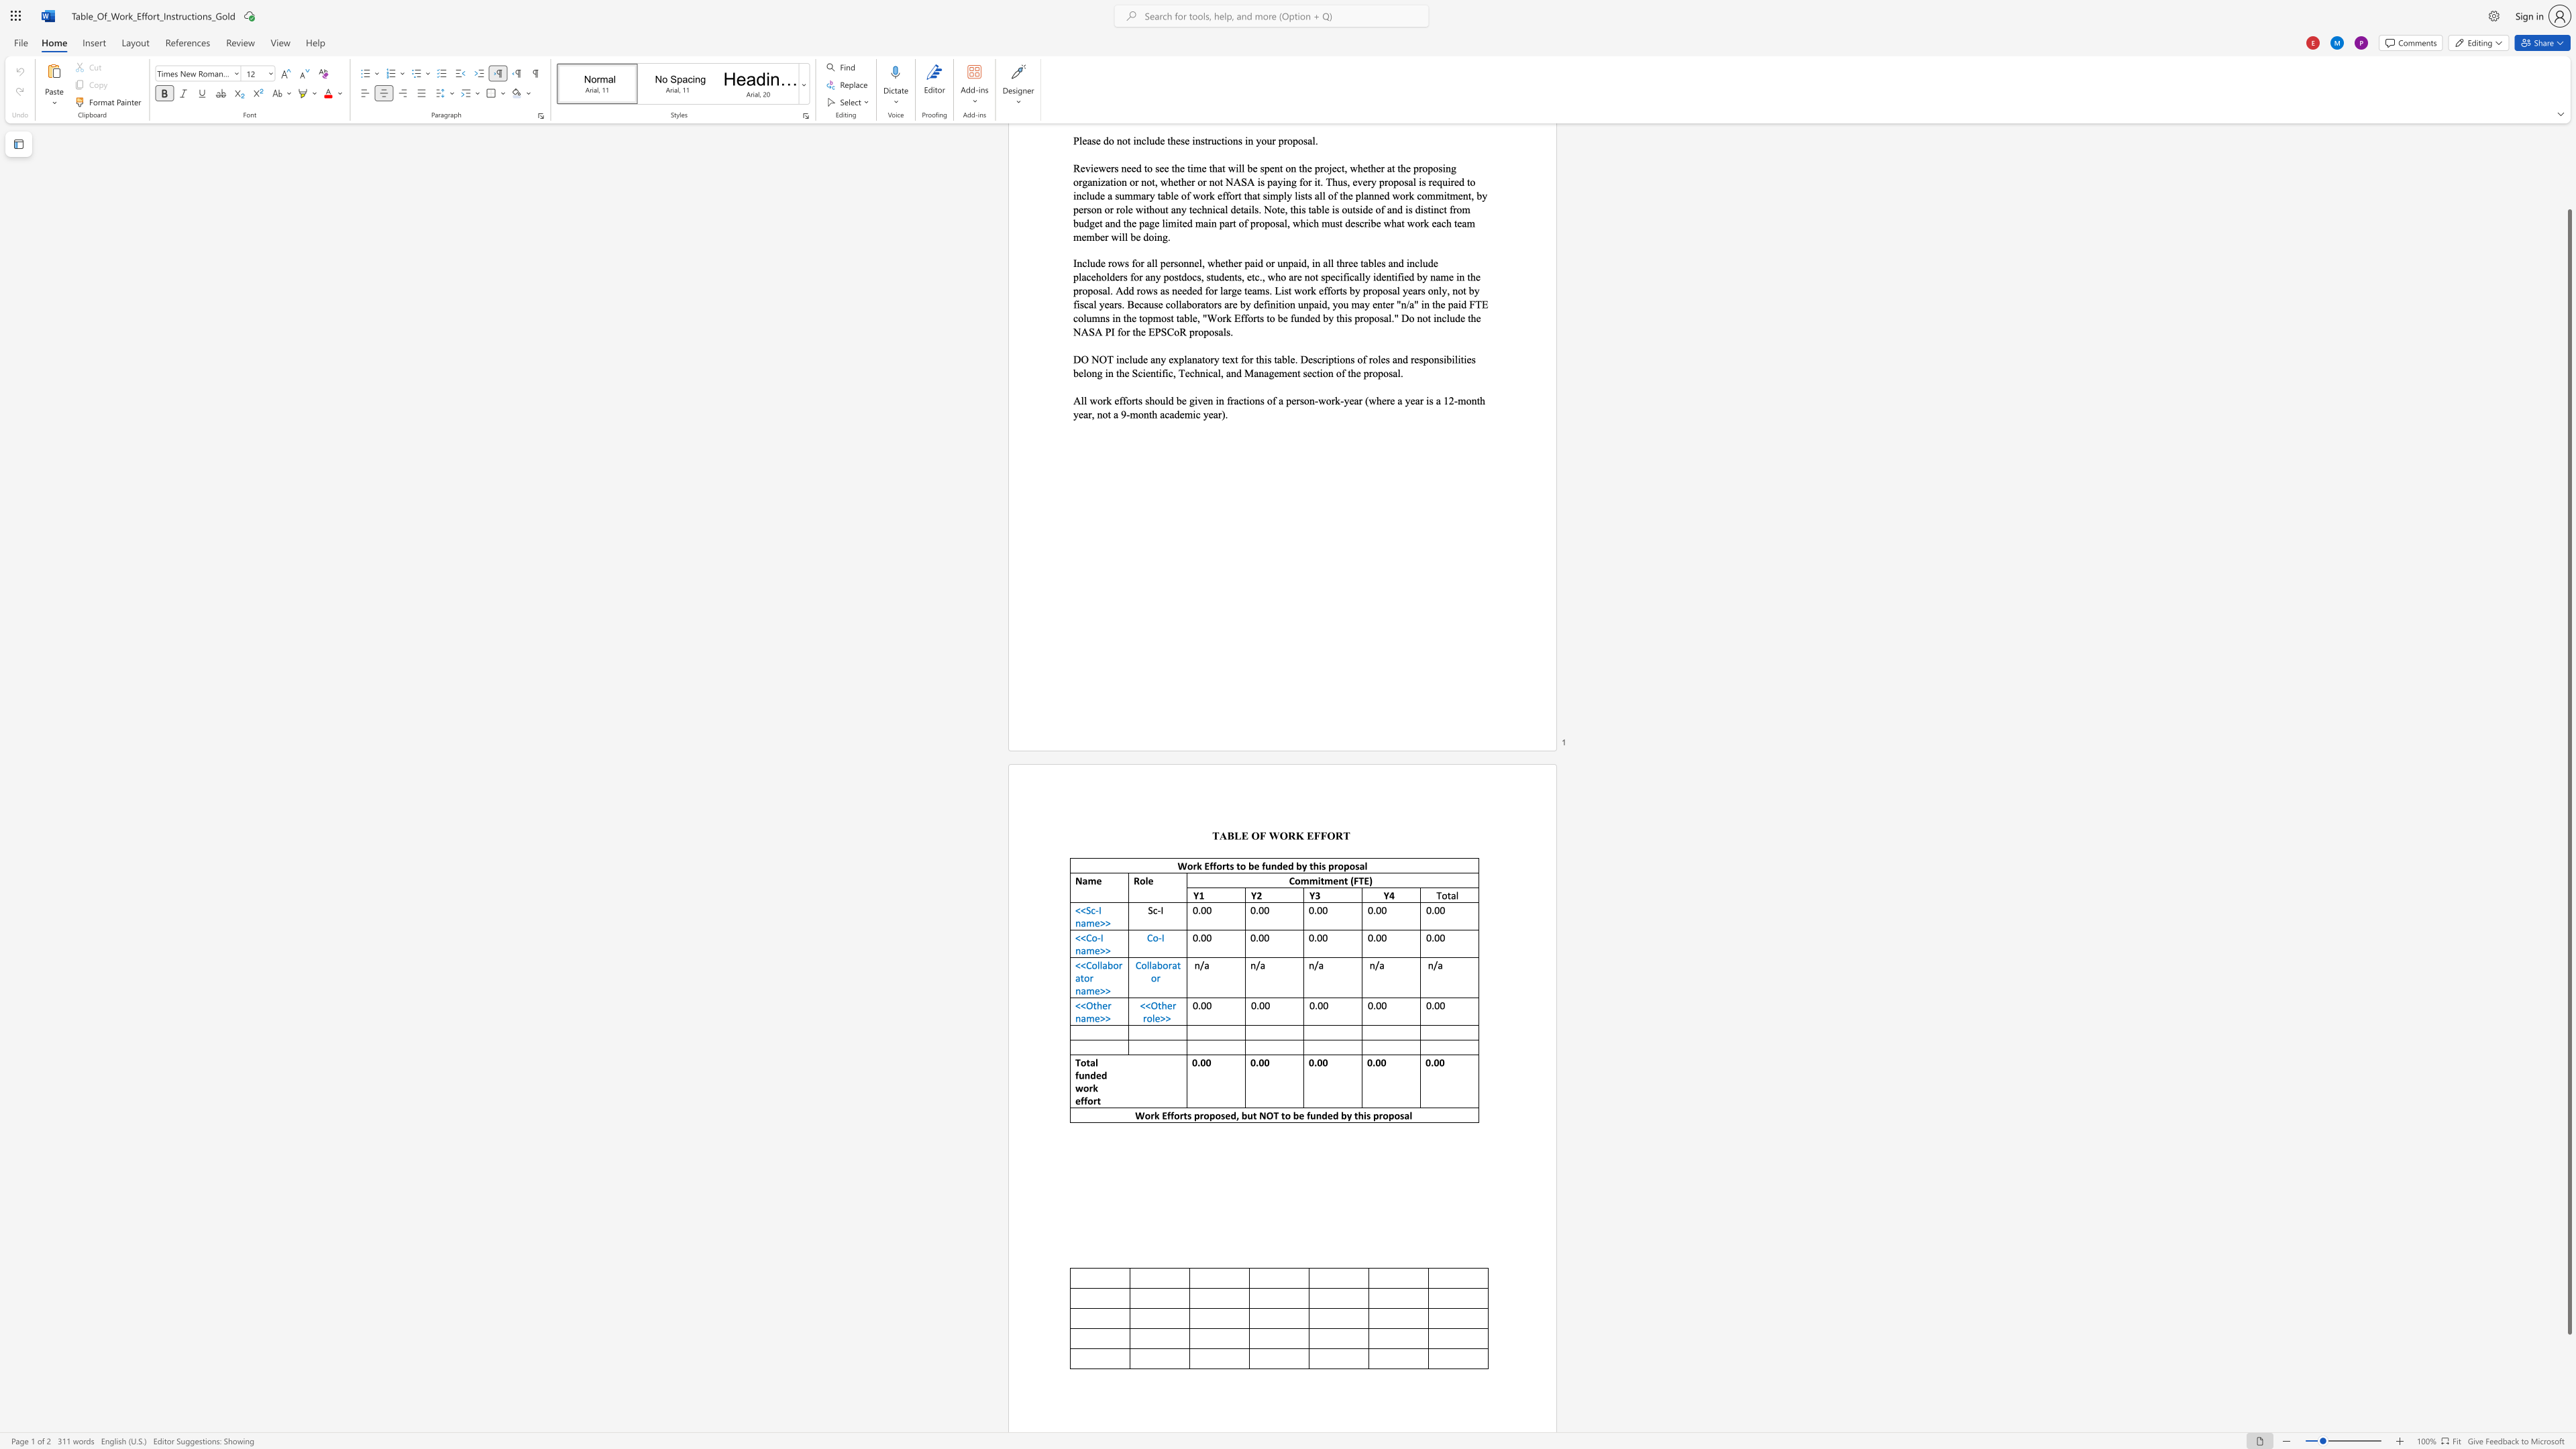 The height and width of the screenshot is (1449, 2576). What do you see at coordinates (2568, 181) in the screenshot?
I see `the scrollbar` at bounding box center [2568, 181].